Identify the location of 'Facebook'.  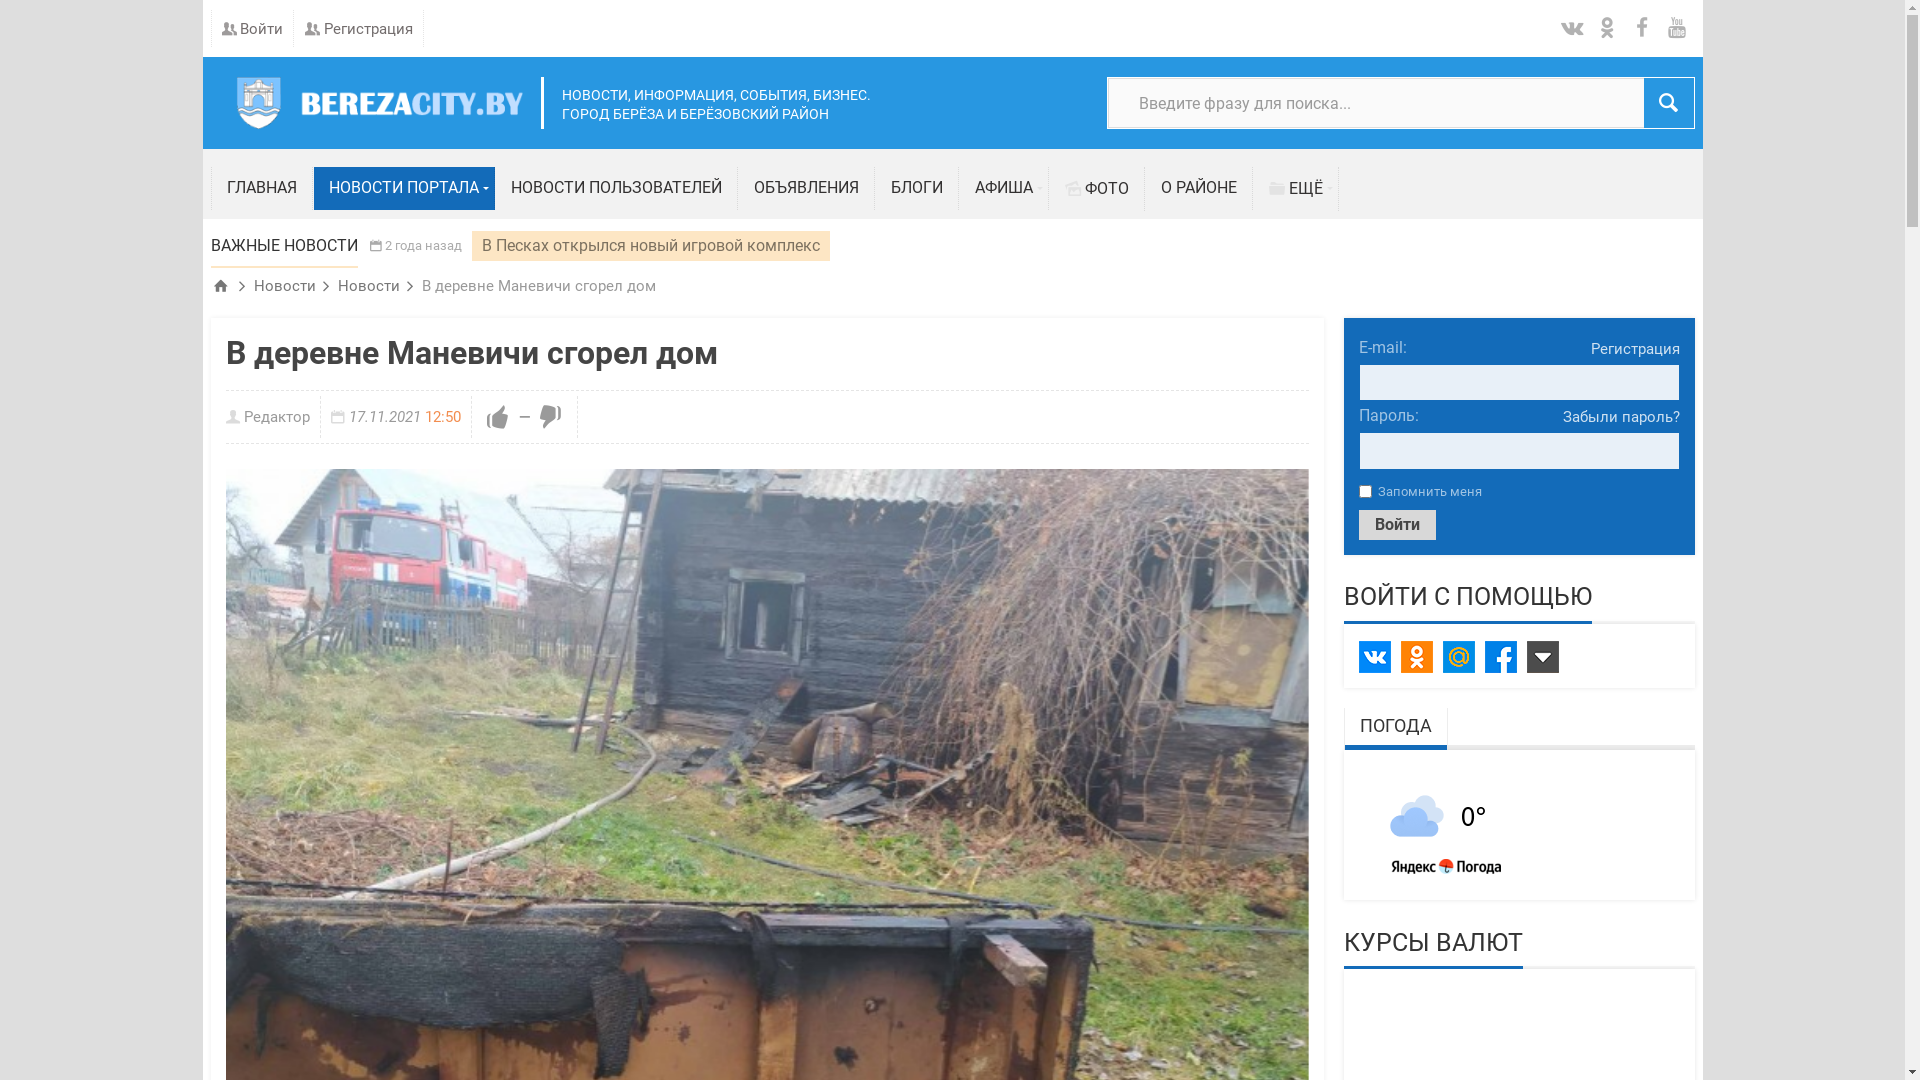
(1499, 656).